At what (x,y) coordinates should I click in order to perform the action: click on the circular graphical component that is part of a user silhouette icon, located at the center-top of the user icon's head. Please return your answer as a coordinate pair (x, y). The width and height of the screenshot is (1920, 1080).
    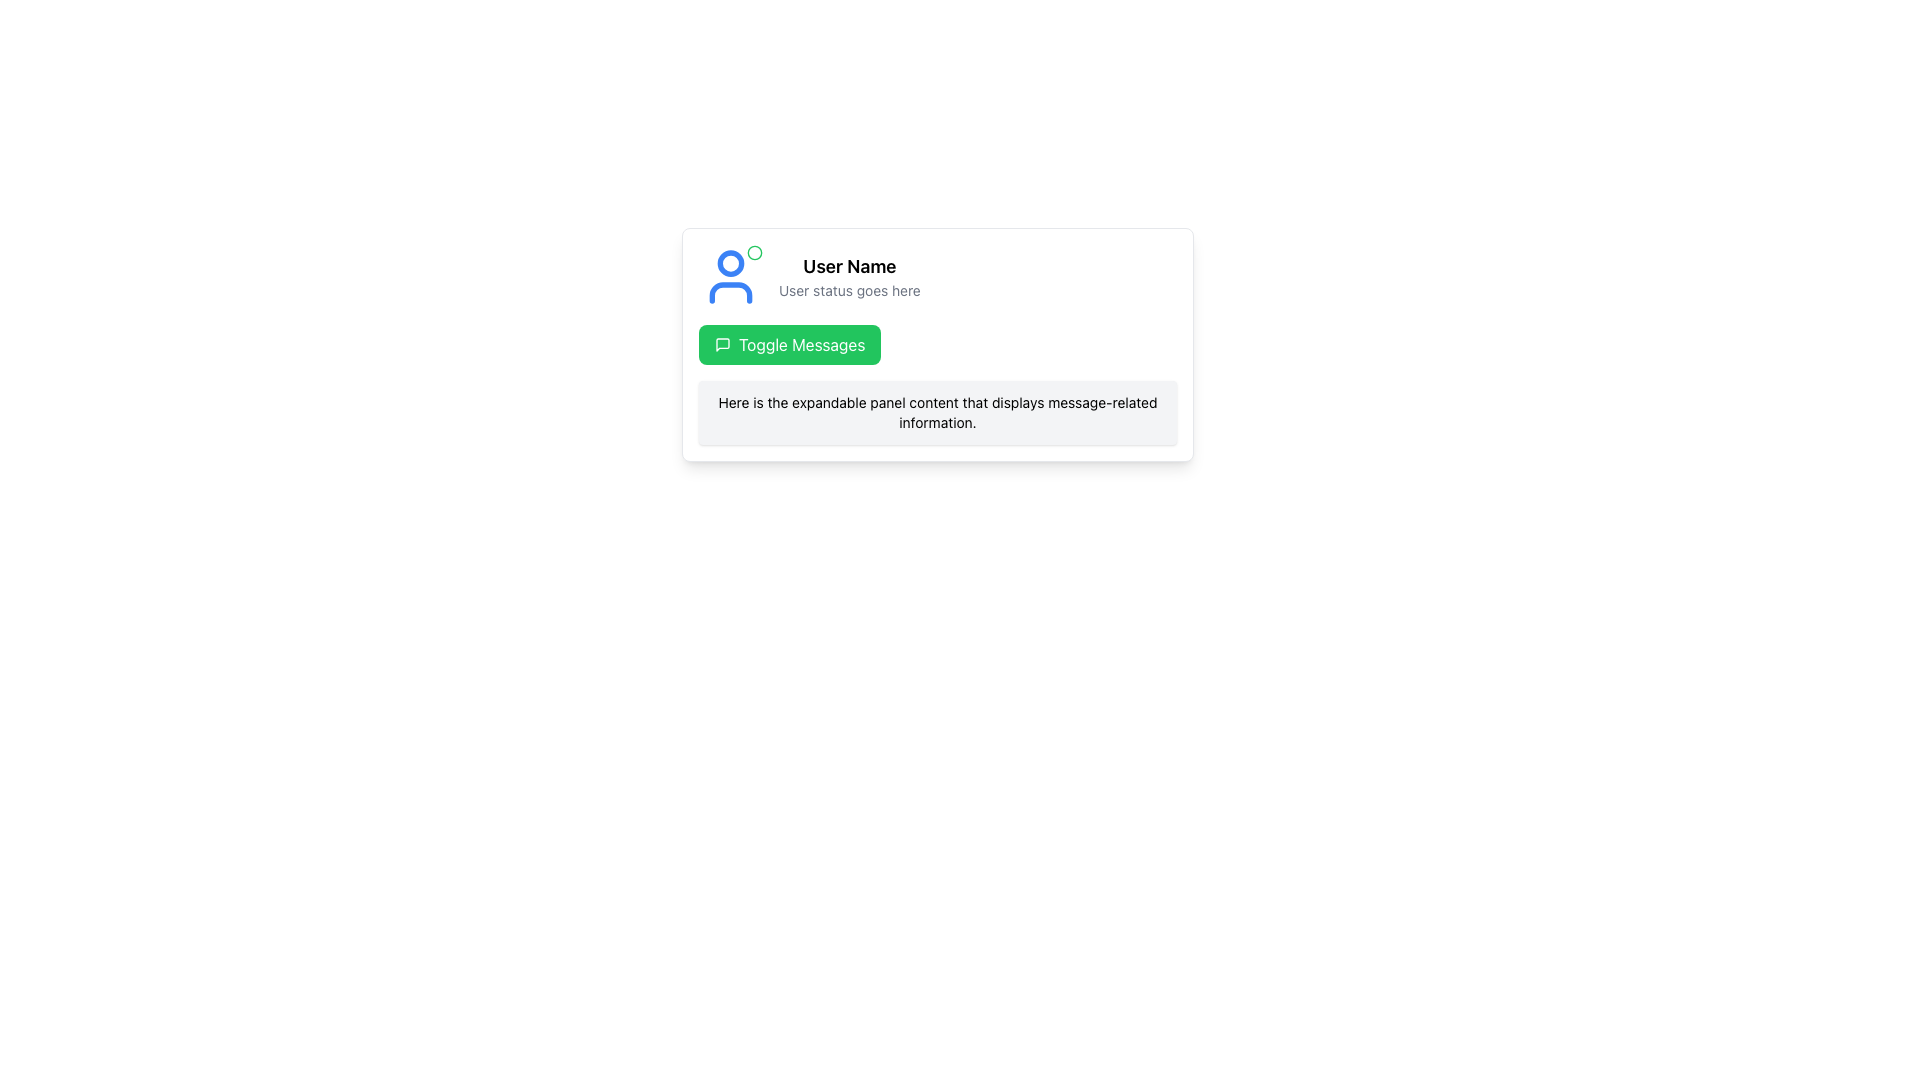
    Looking at the image, I should click on (729, 261).